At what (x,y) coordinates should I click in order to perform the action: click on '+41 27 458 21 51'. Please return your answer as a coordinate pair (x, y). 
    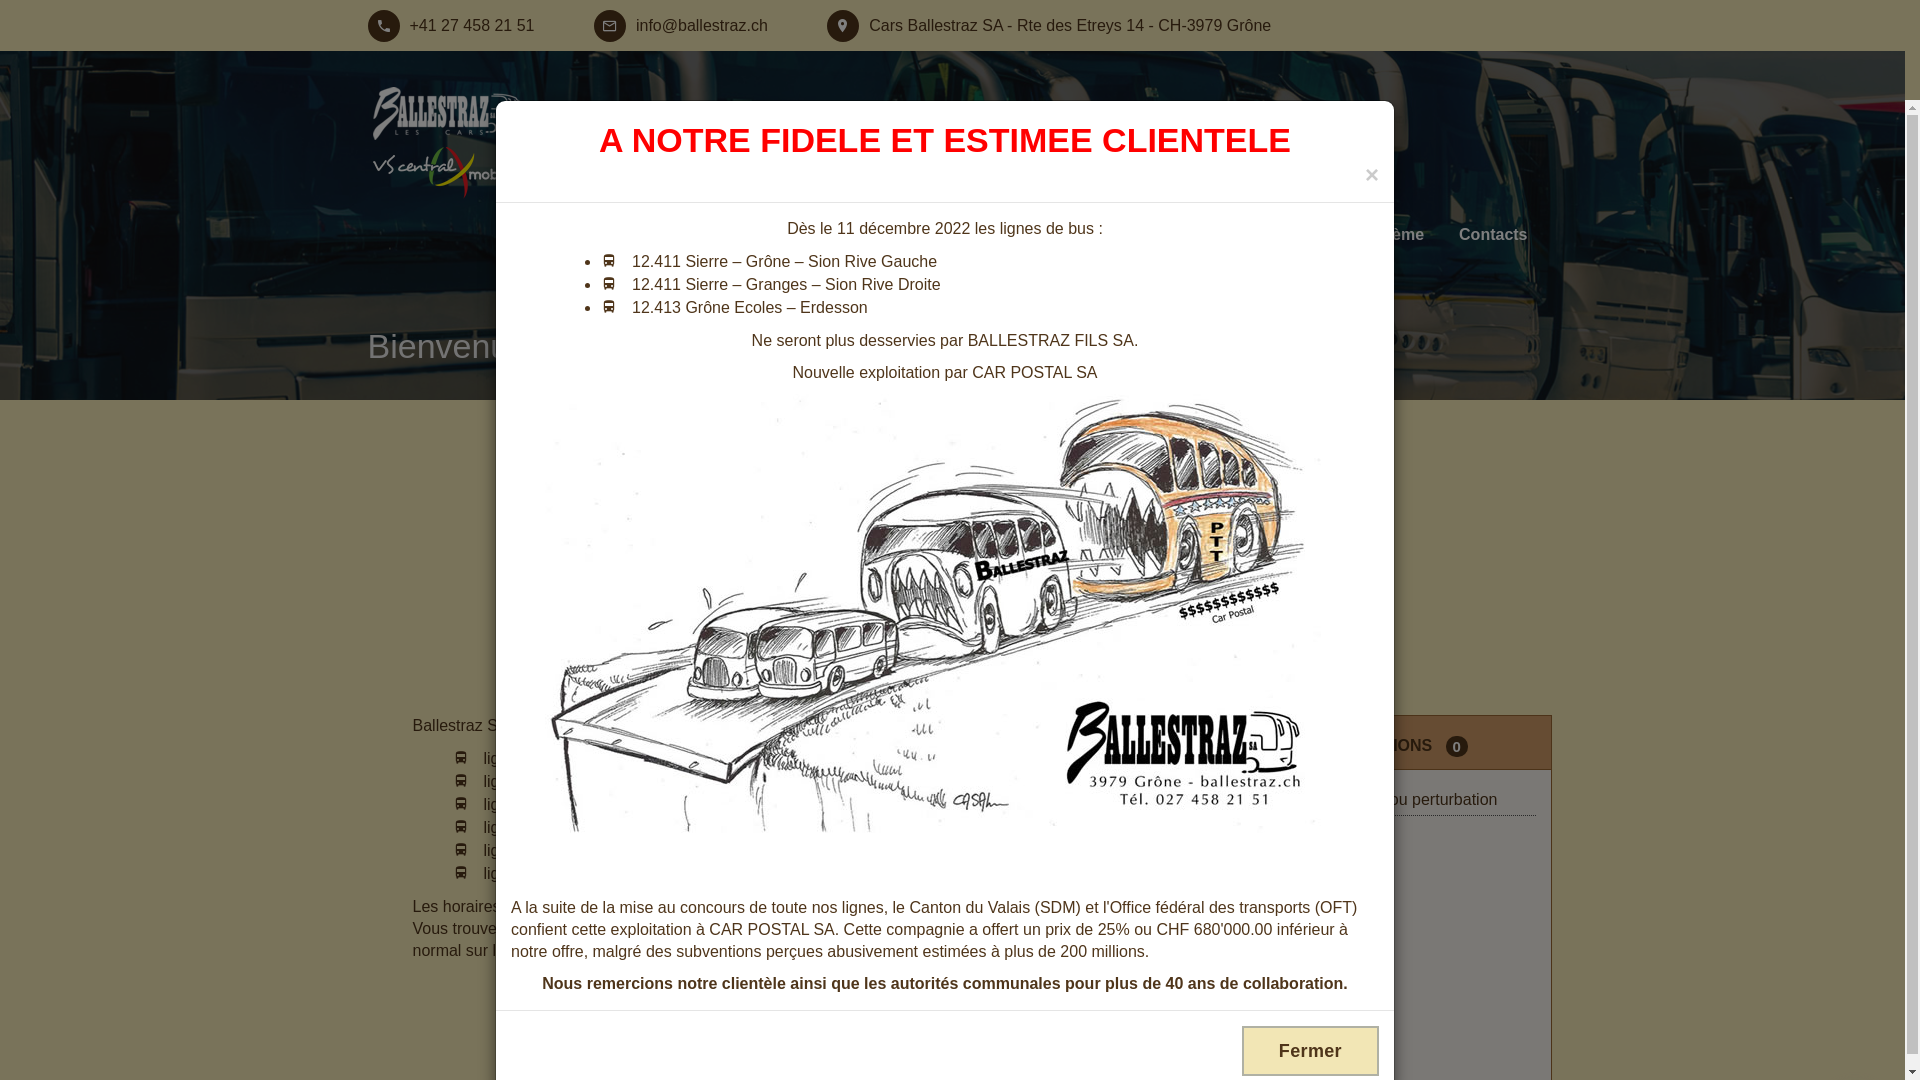
    Looking at the image, I should click on (450, 26).